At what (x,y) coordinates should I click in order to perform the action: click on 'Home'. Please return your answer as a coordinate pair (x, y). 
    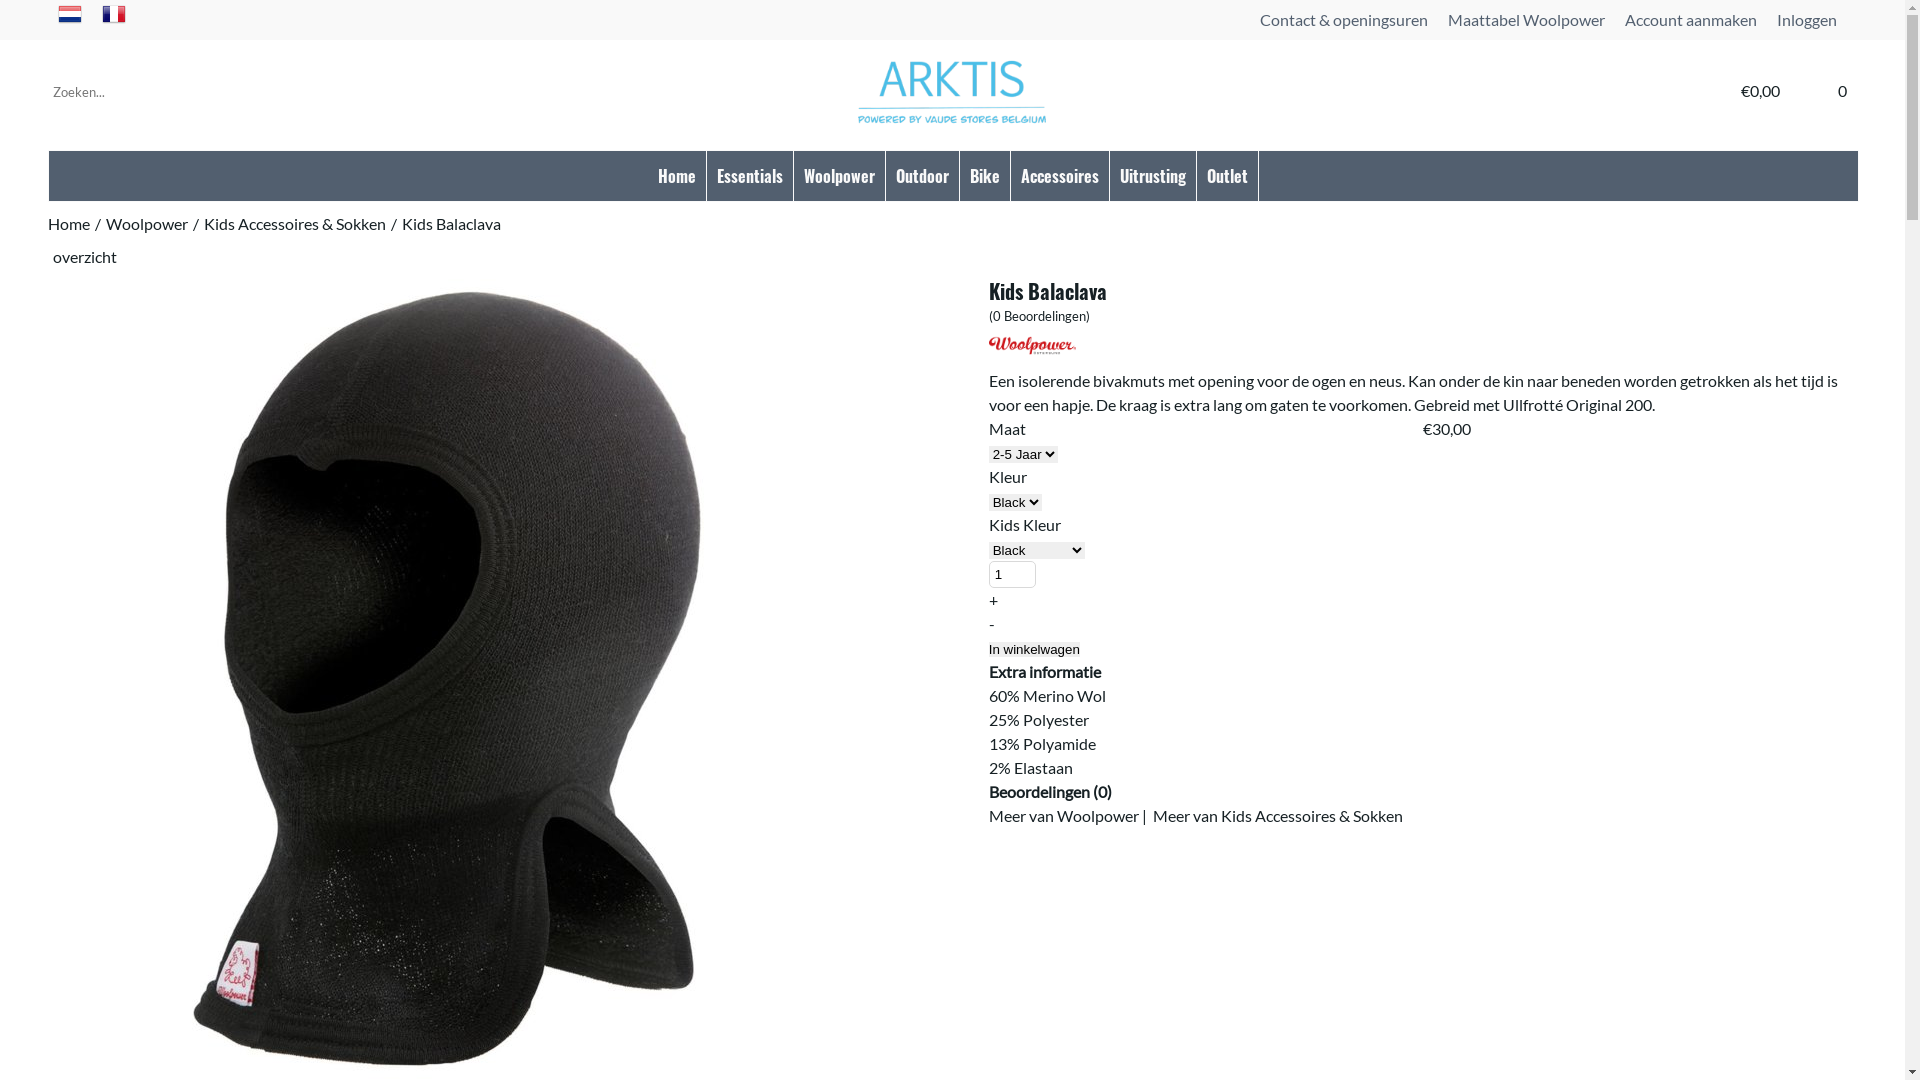
    Looking at the image, I should click on (68, 225).